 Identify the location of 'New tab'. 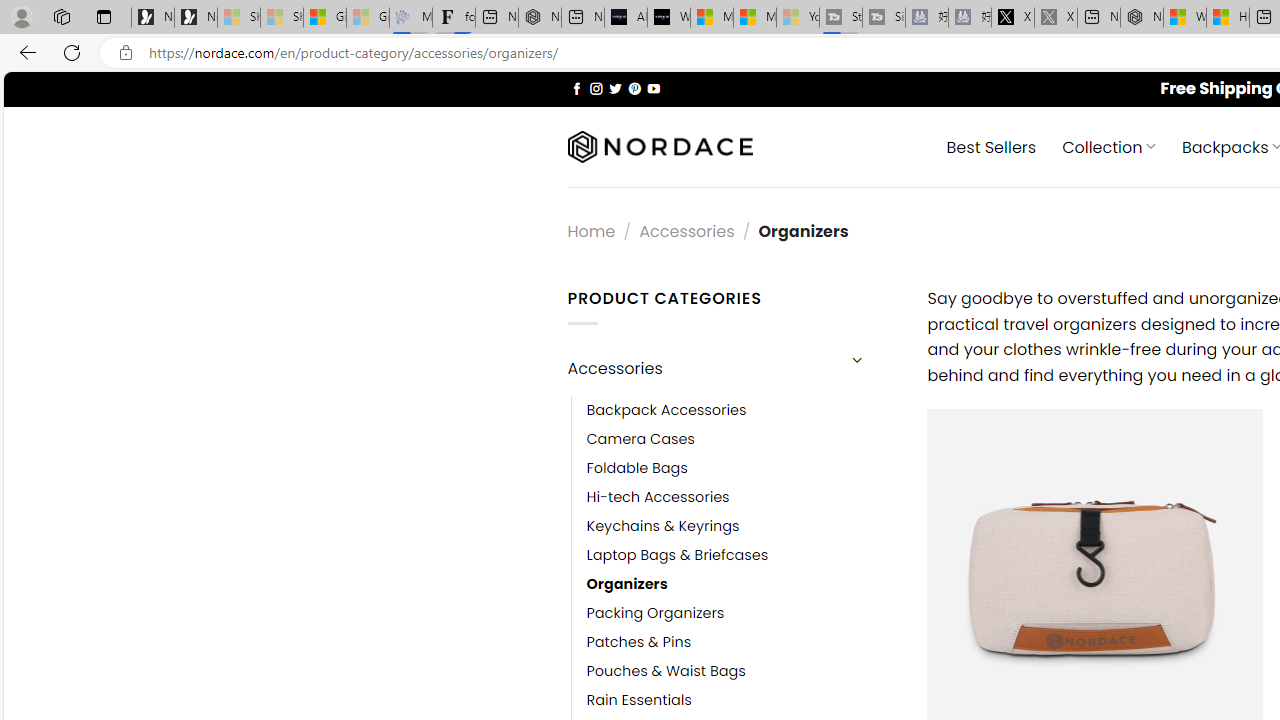
(1097, 17).